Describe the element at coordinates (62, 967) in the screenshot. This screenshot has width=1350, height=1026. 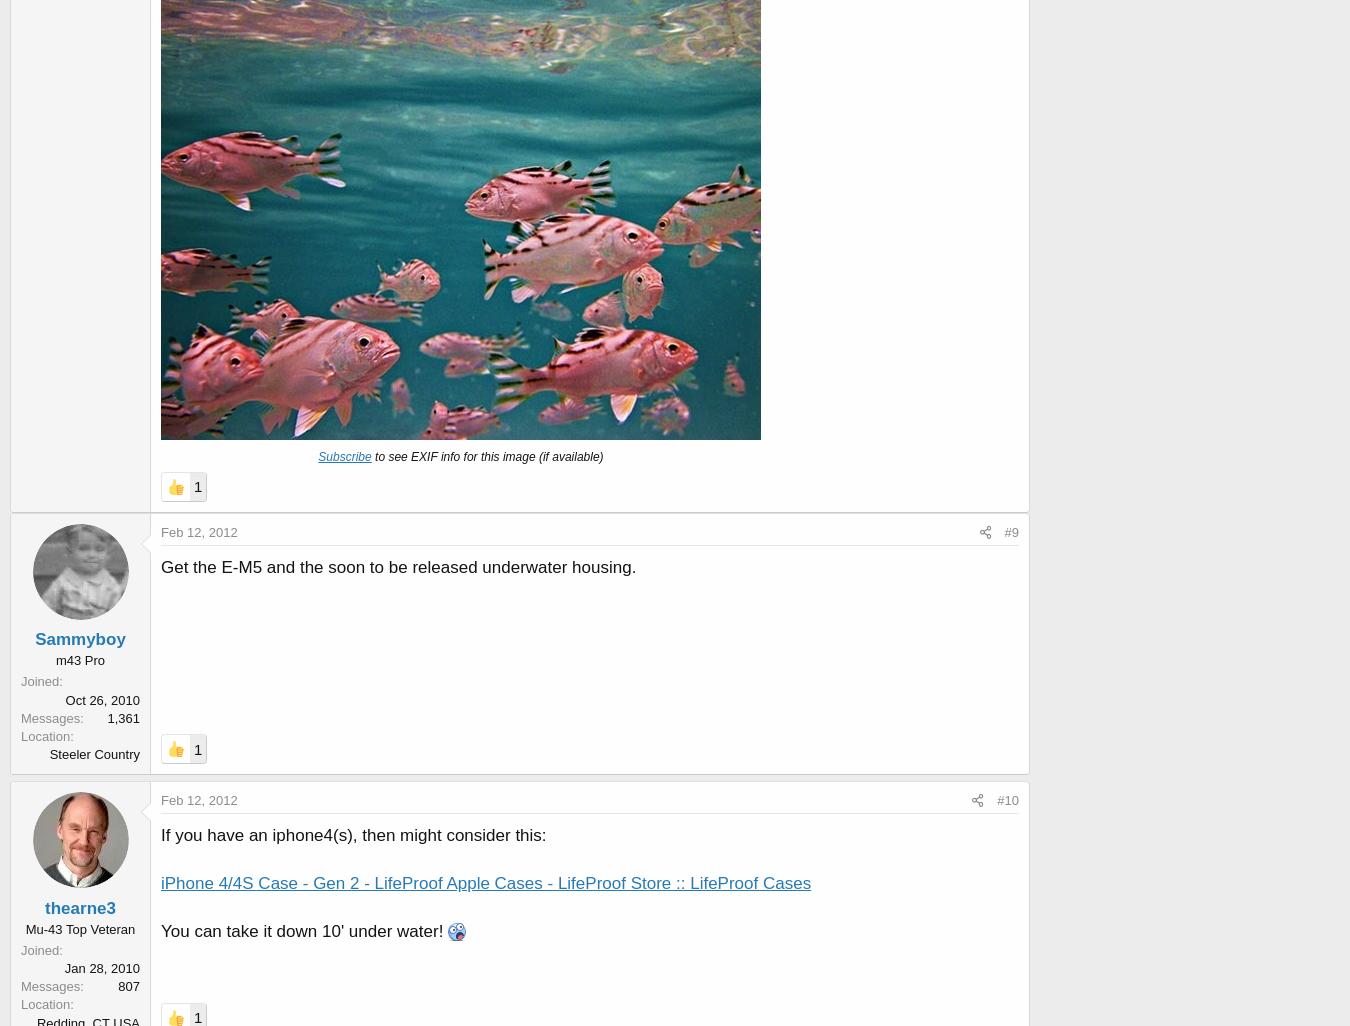
I see `'Jan 28, 2010'` at that location.